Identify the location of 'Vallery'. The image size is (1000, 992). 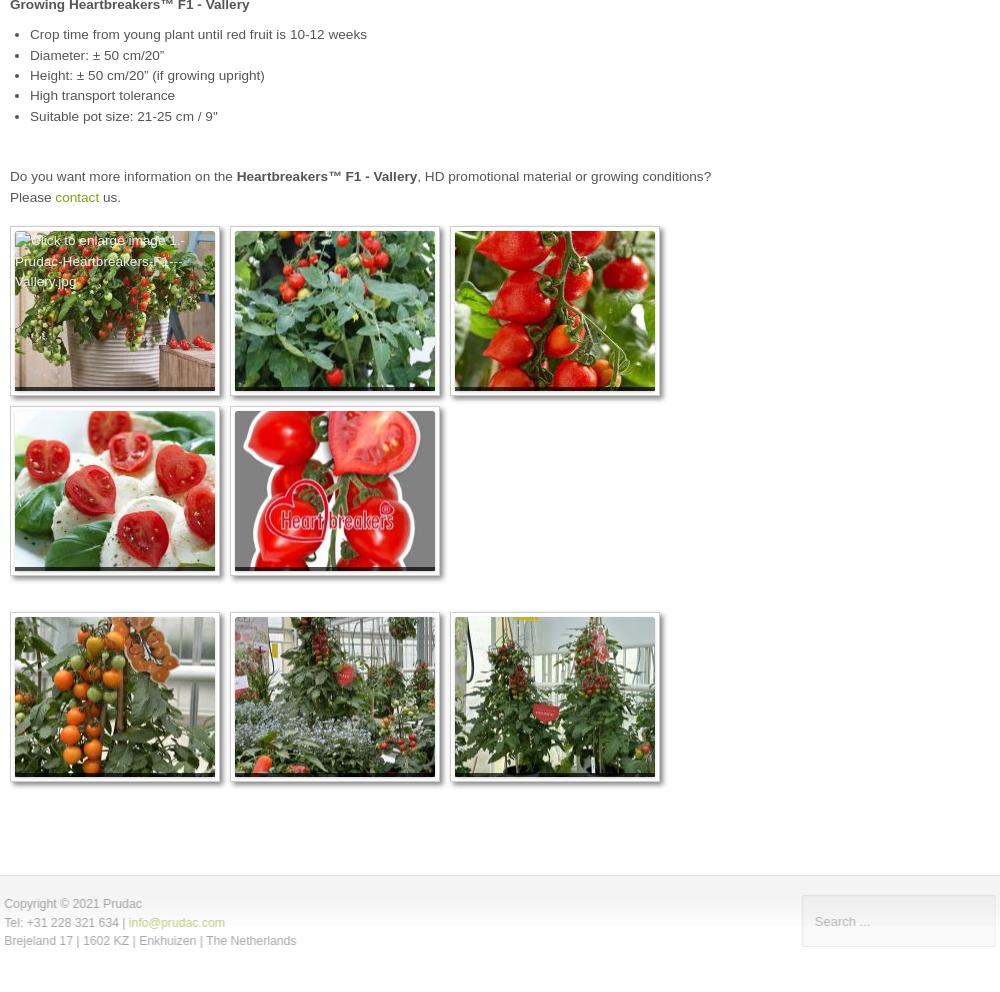
(395, 175).